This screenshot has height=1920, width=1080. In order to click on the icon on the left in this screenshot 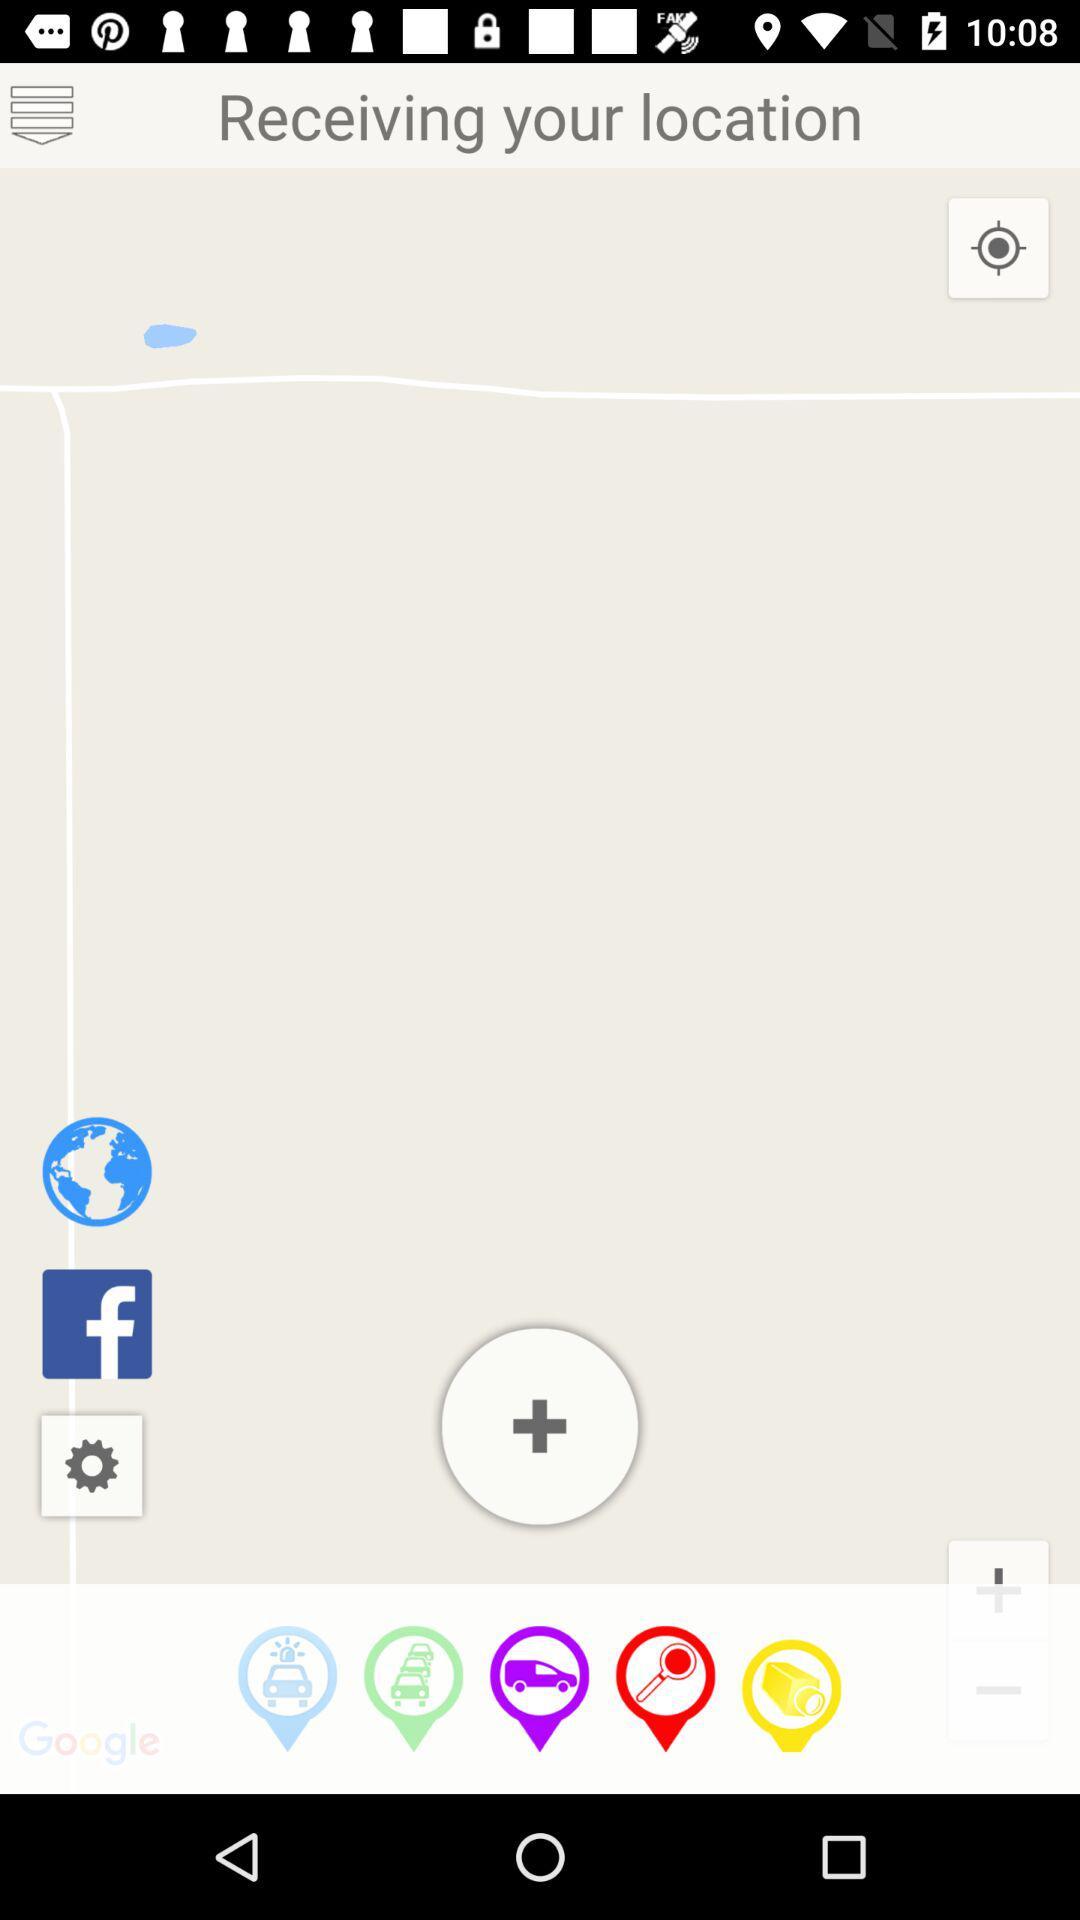, I will do `click(97, 1171)`.